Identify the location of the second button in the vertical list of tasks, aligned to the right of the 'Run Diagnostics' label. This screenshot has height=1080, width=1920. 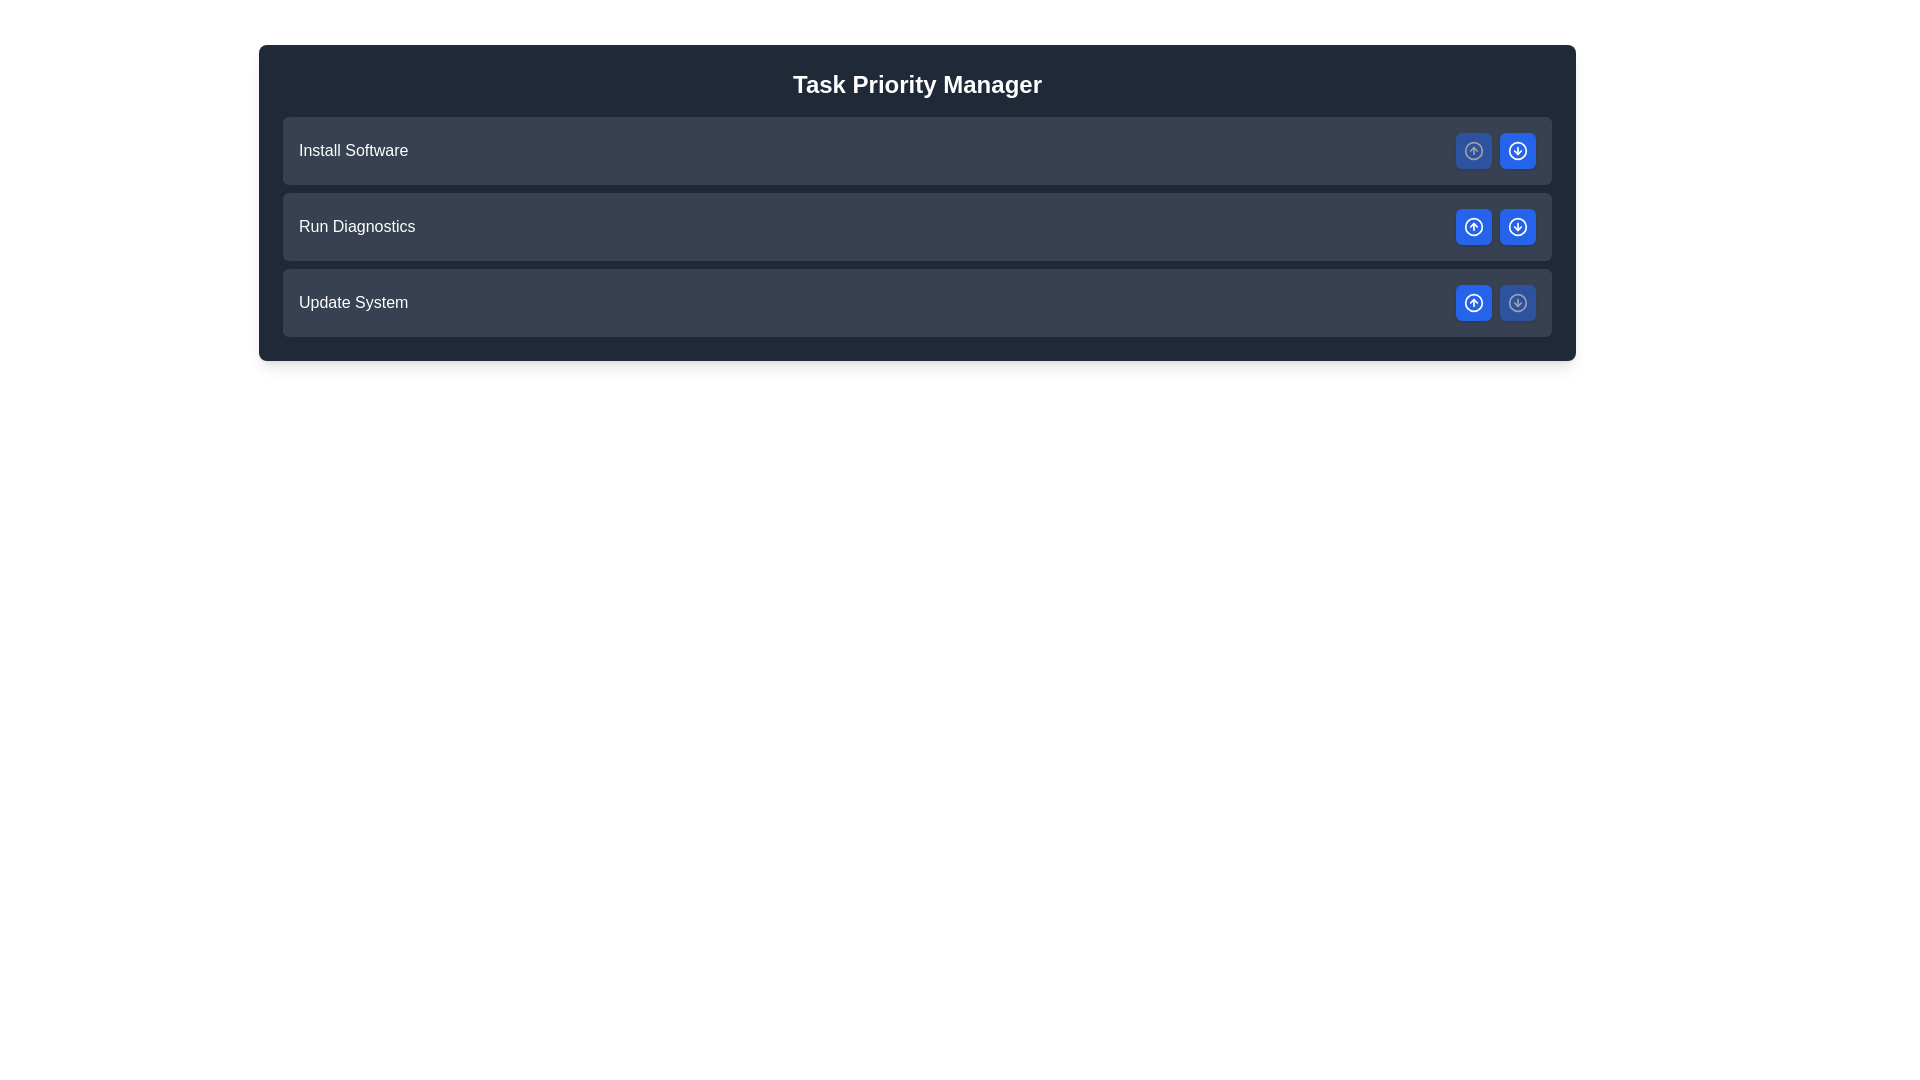
(1517, 149).